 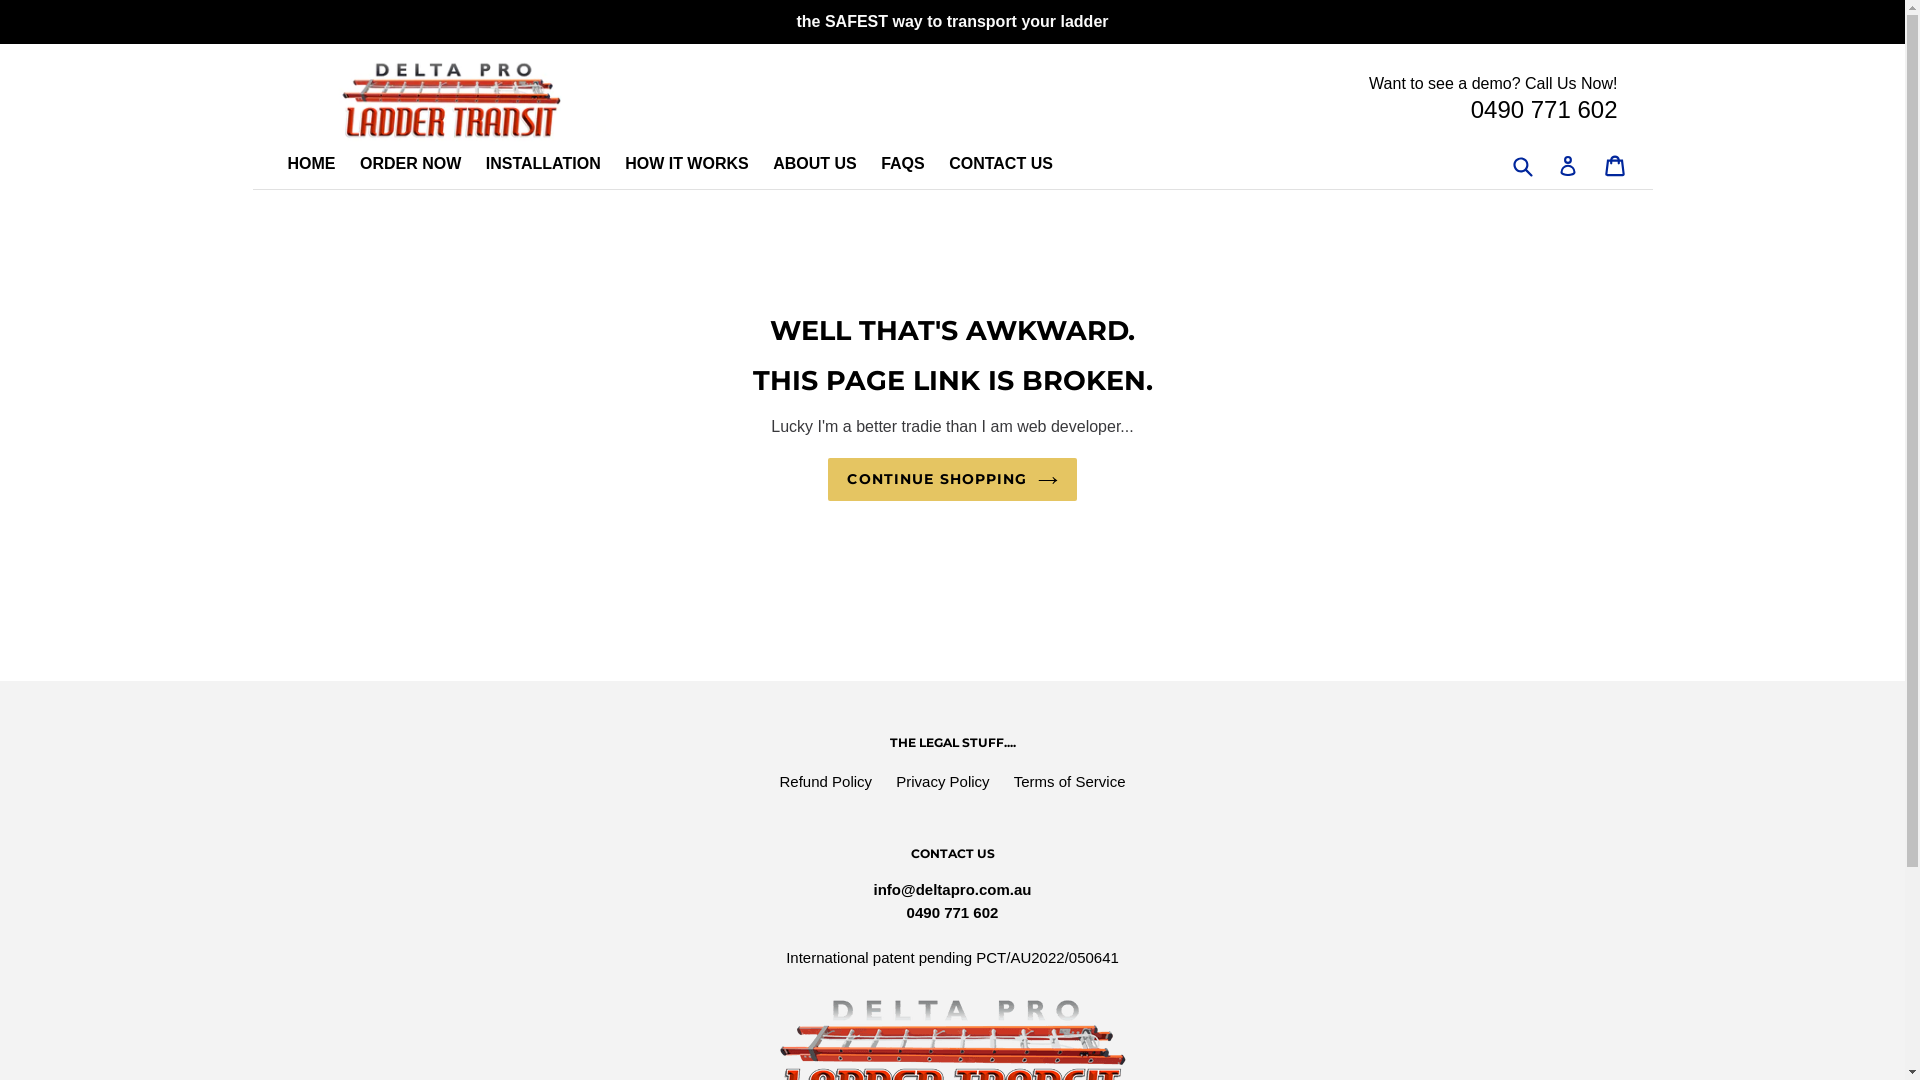 What do you see at coordinates (941, 780) in the screenshot?
I see `'Privacy Policy'` at bounding box center [941, 780].